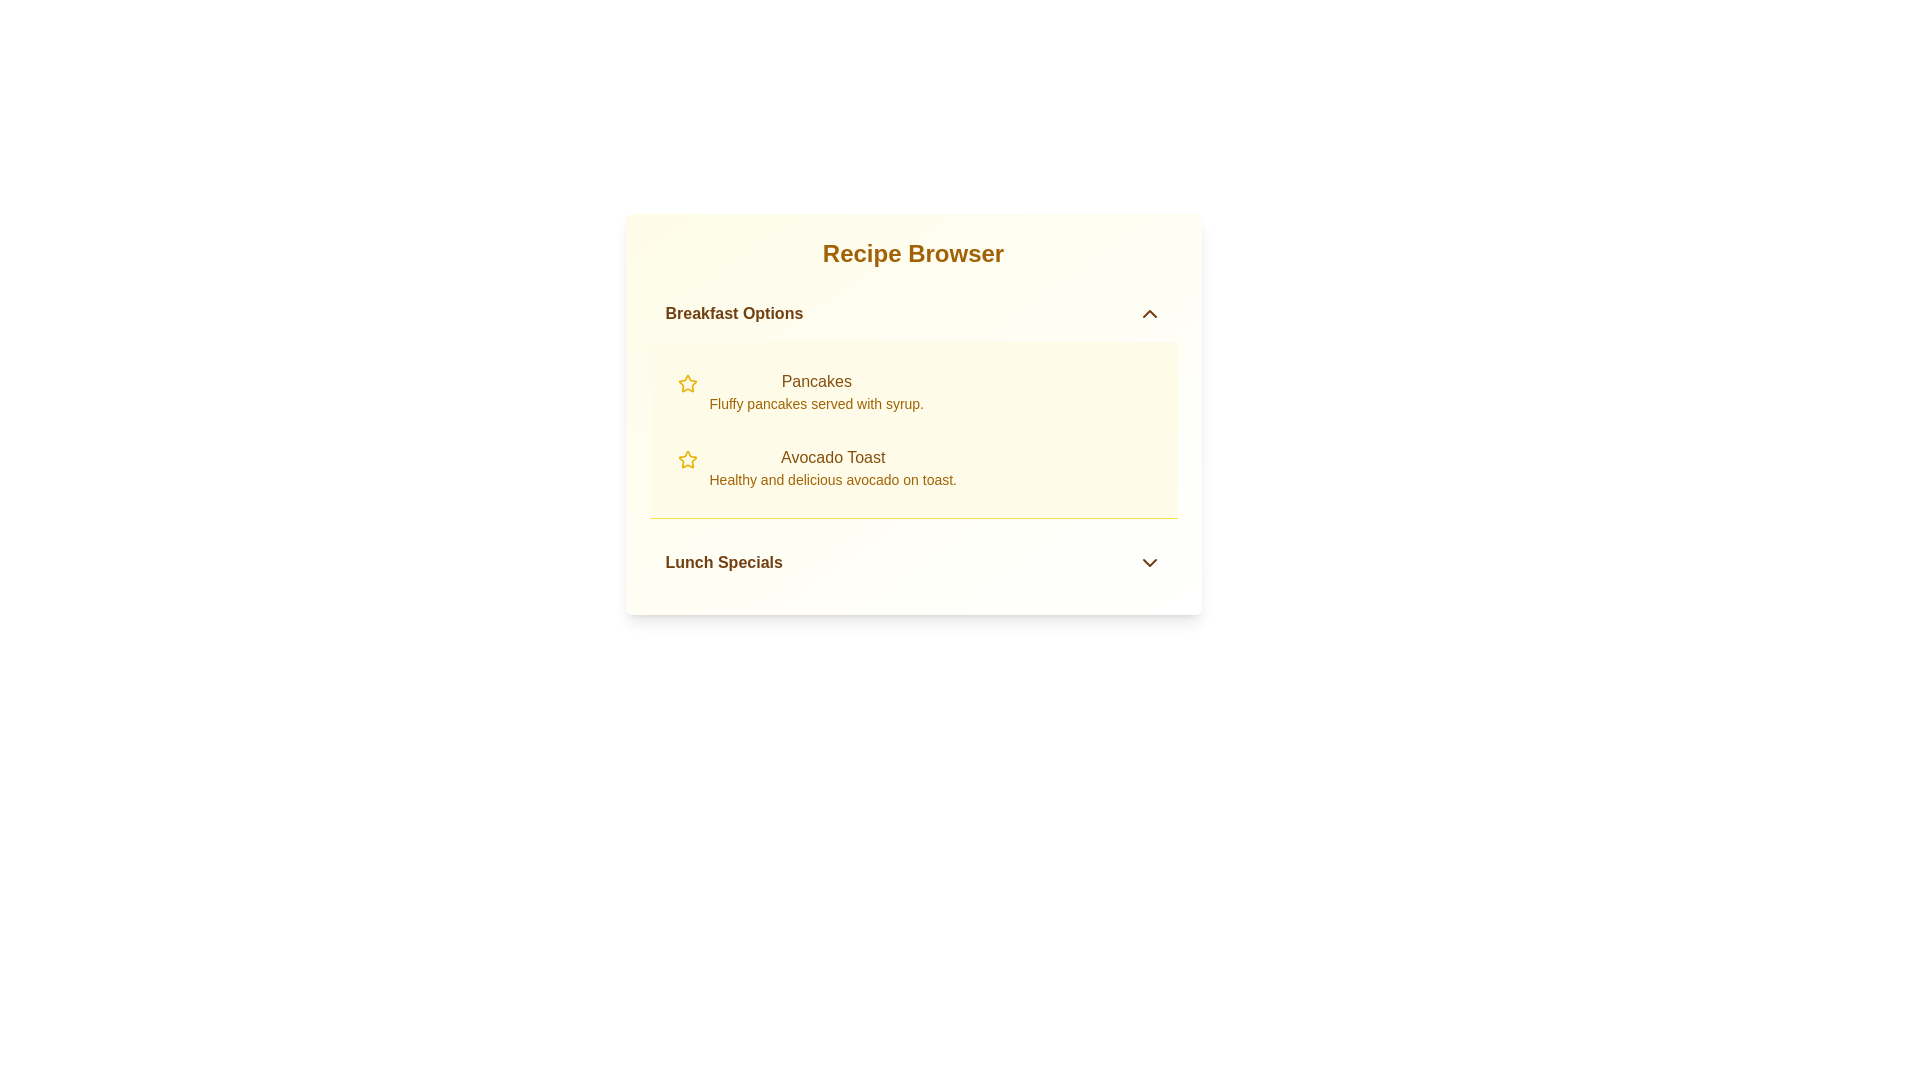 Image resolution: width=1920 pixels, height=1080 pixels. Describe the element at coordinates (912, 518) in the screenshot. I see `the visual element separator_breakfast_lunch for inspection` at that location.